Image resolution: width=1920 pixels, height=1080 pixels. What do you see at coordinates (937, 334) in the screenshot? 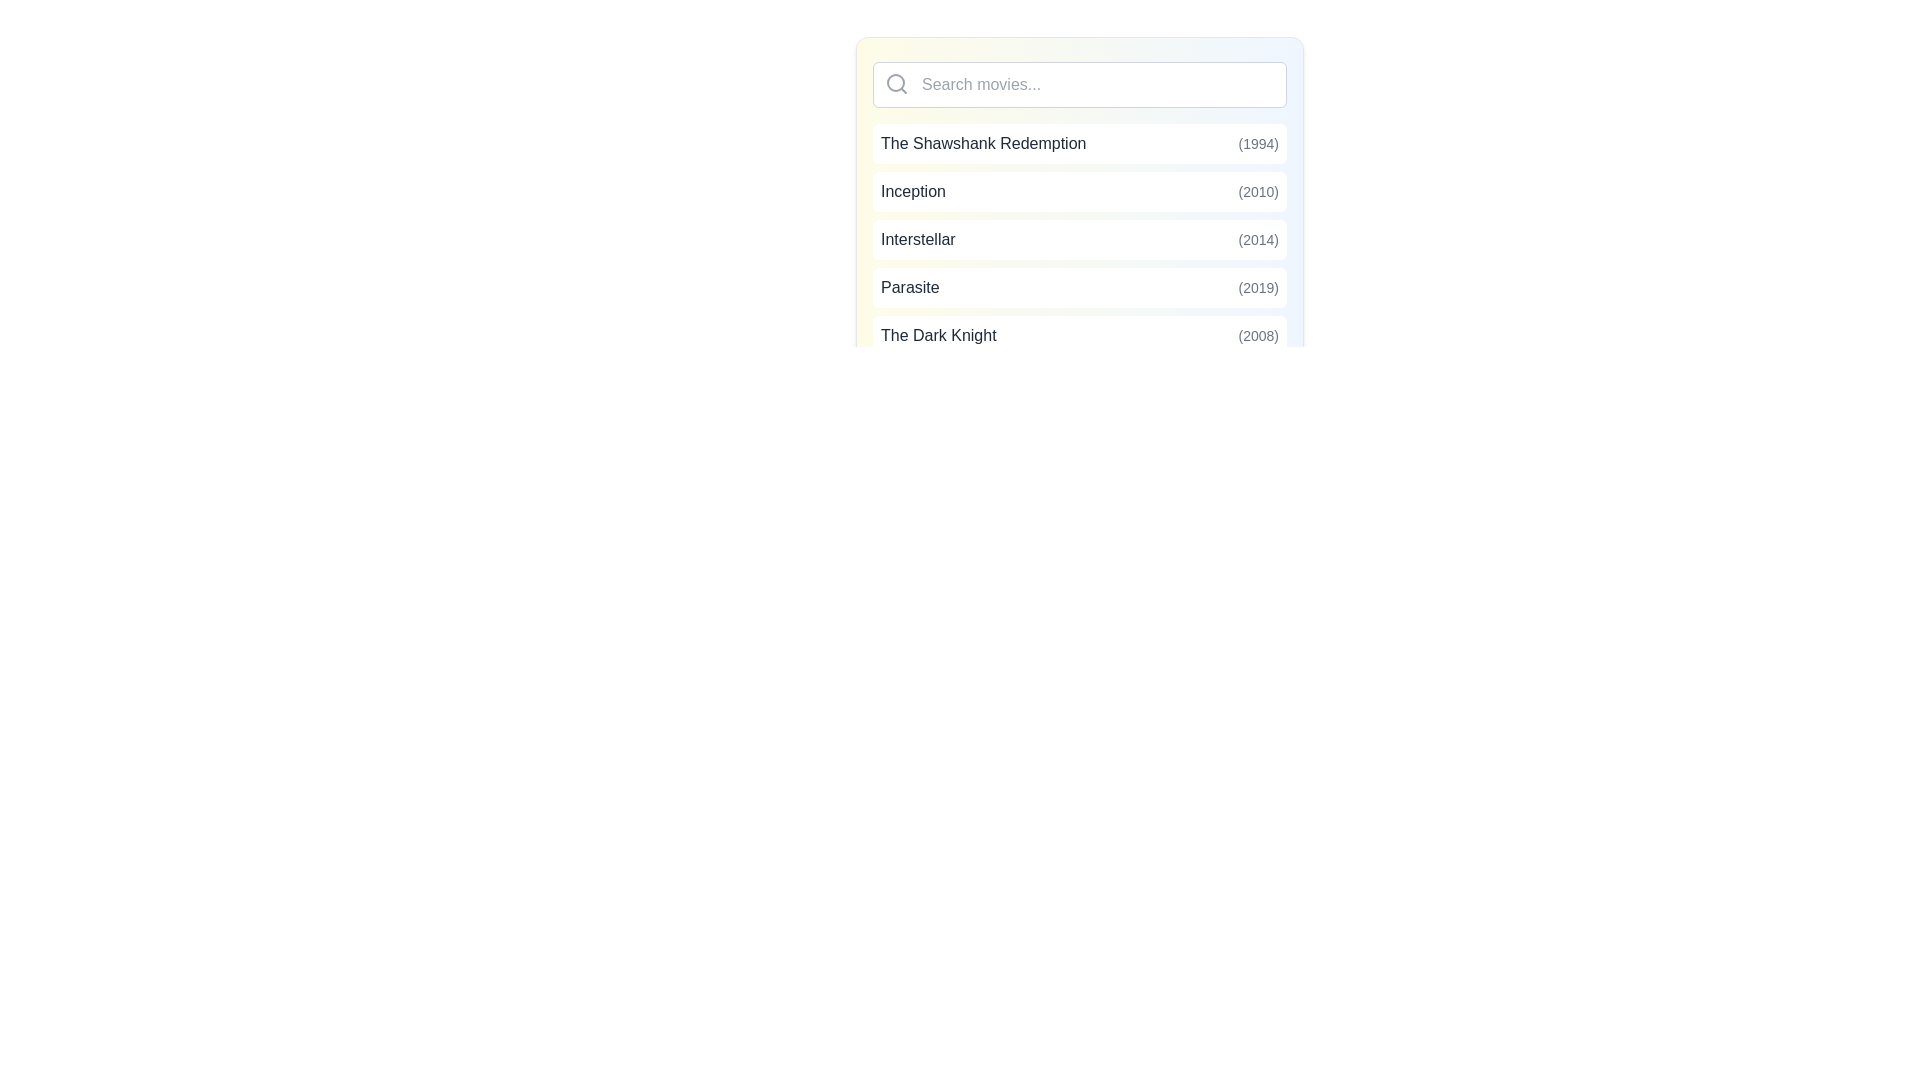
I see `text displayed in the title label for the movie 'The Dark Knight', which is located in the fifth item of a vertical list of movie titles` at bounding box center [937, 334].